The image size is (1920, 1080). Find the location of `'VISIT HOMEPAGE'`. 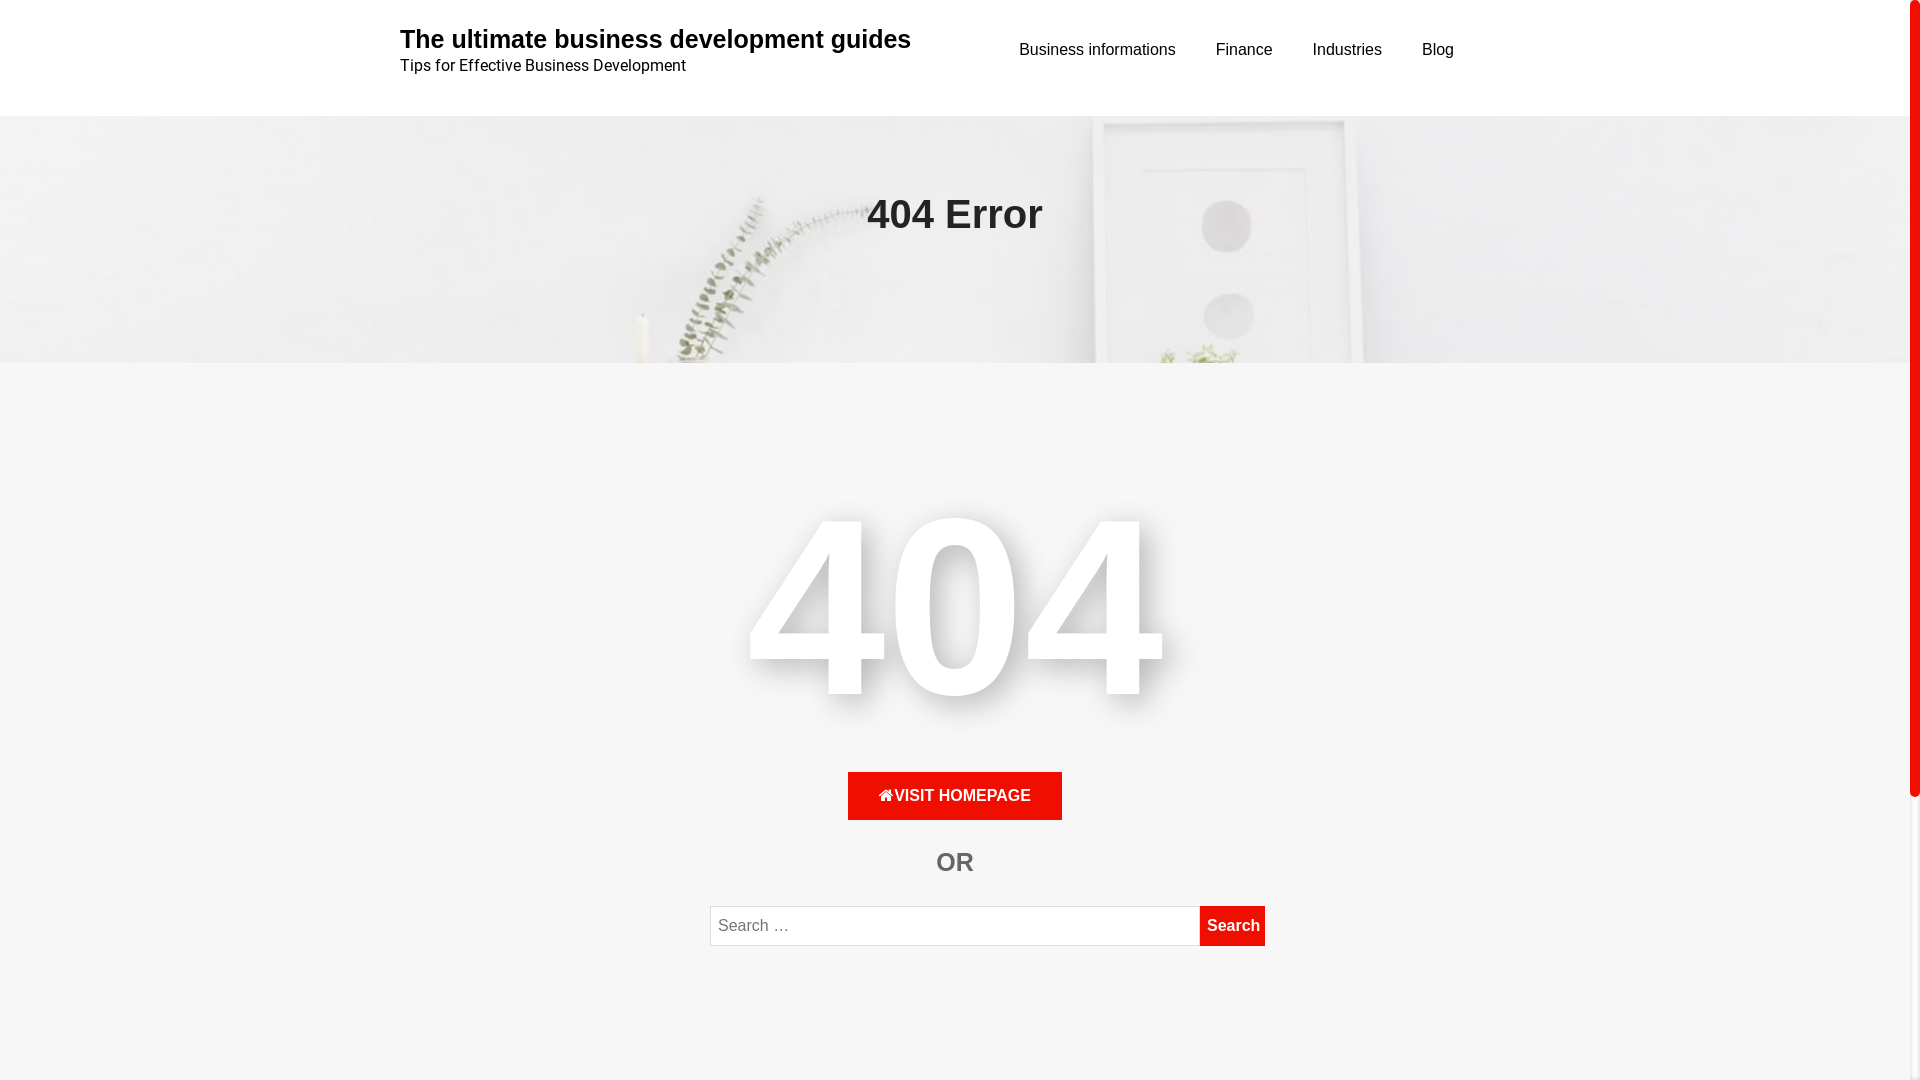

'VISIT HOMEPAGE' is located at coordinates (954, 794).